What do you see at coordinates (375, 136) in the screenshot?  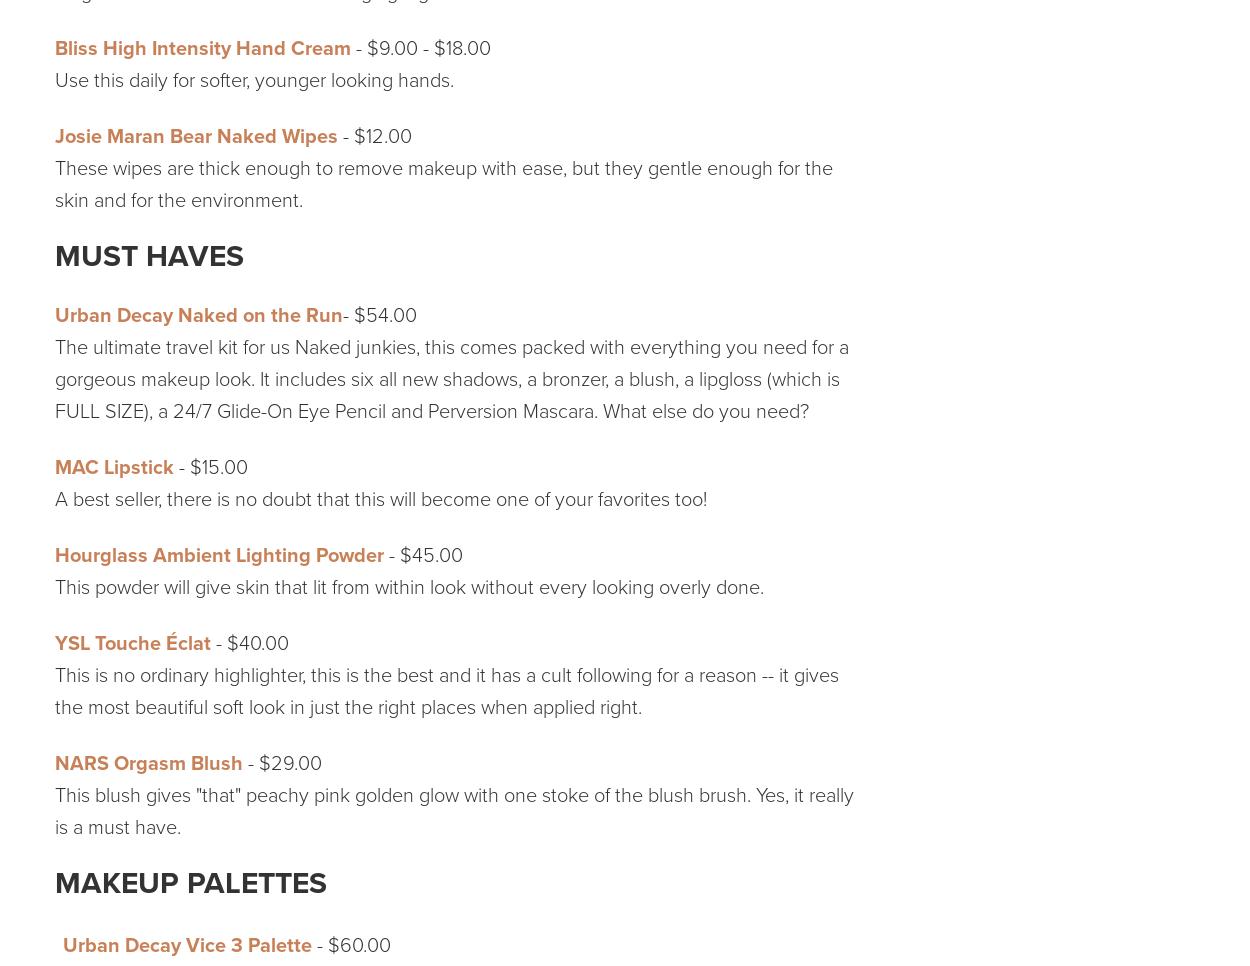 I see `'- $12.00'` at bounding box center [375, 136].